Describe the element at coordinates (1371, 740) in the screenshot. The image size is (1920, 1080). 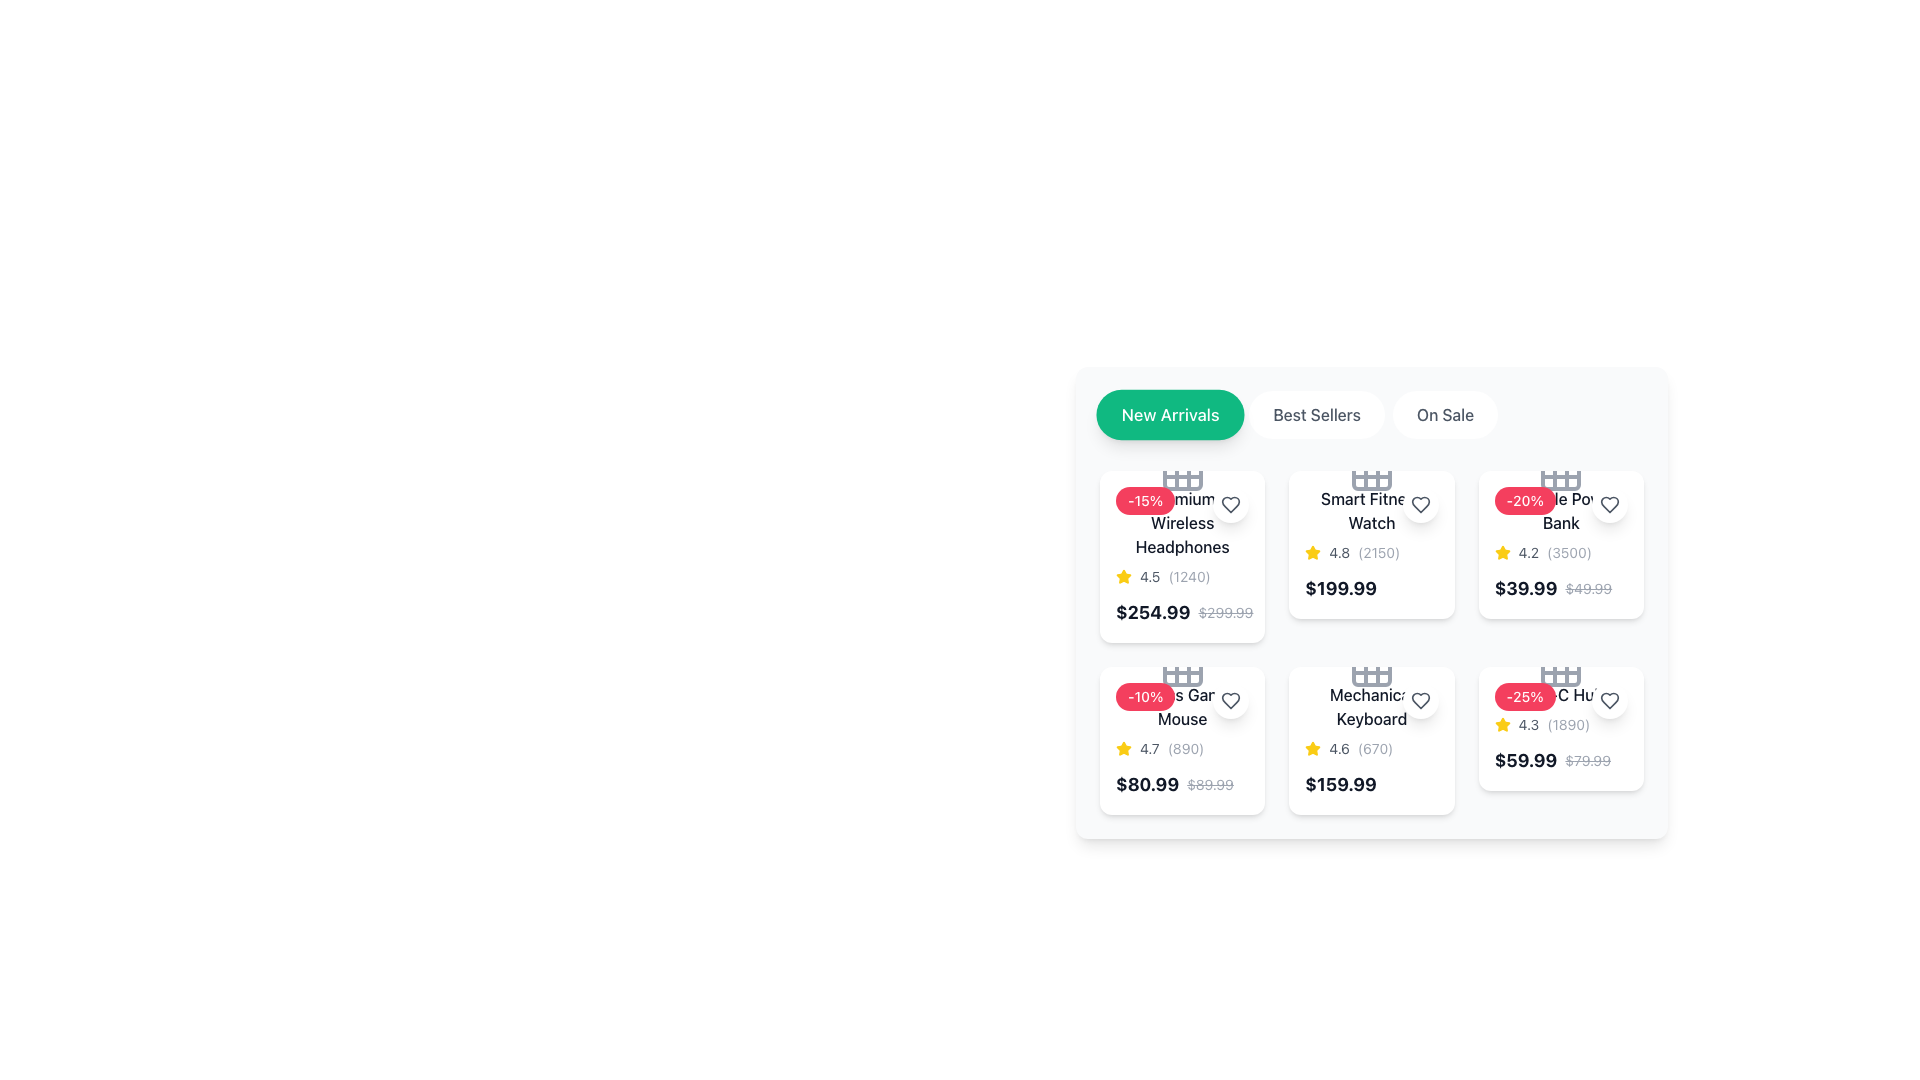
I see `the fourth card in the grid layout displaying product information for a 'Mechanical Keyboard'` at that location.